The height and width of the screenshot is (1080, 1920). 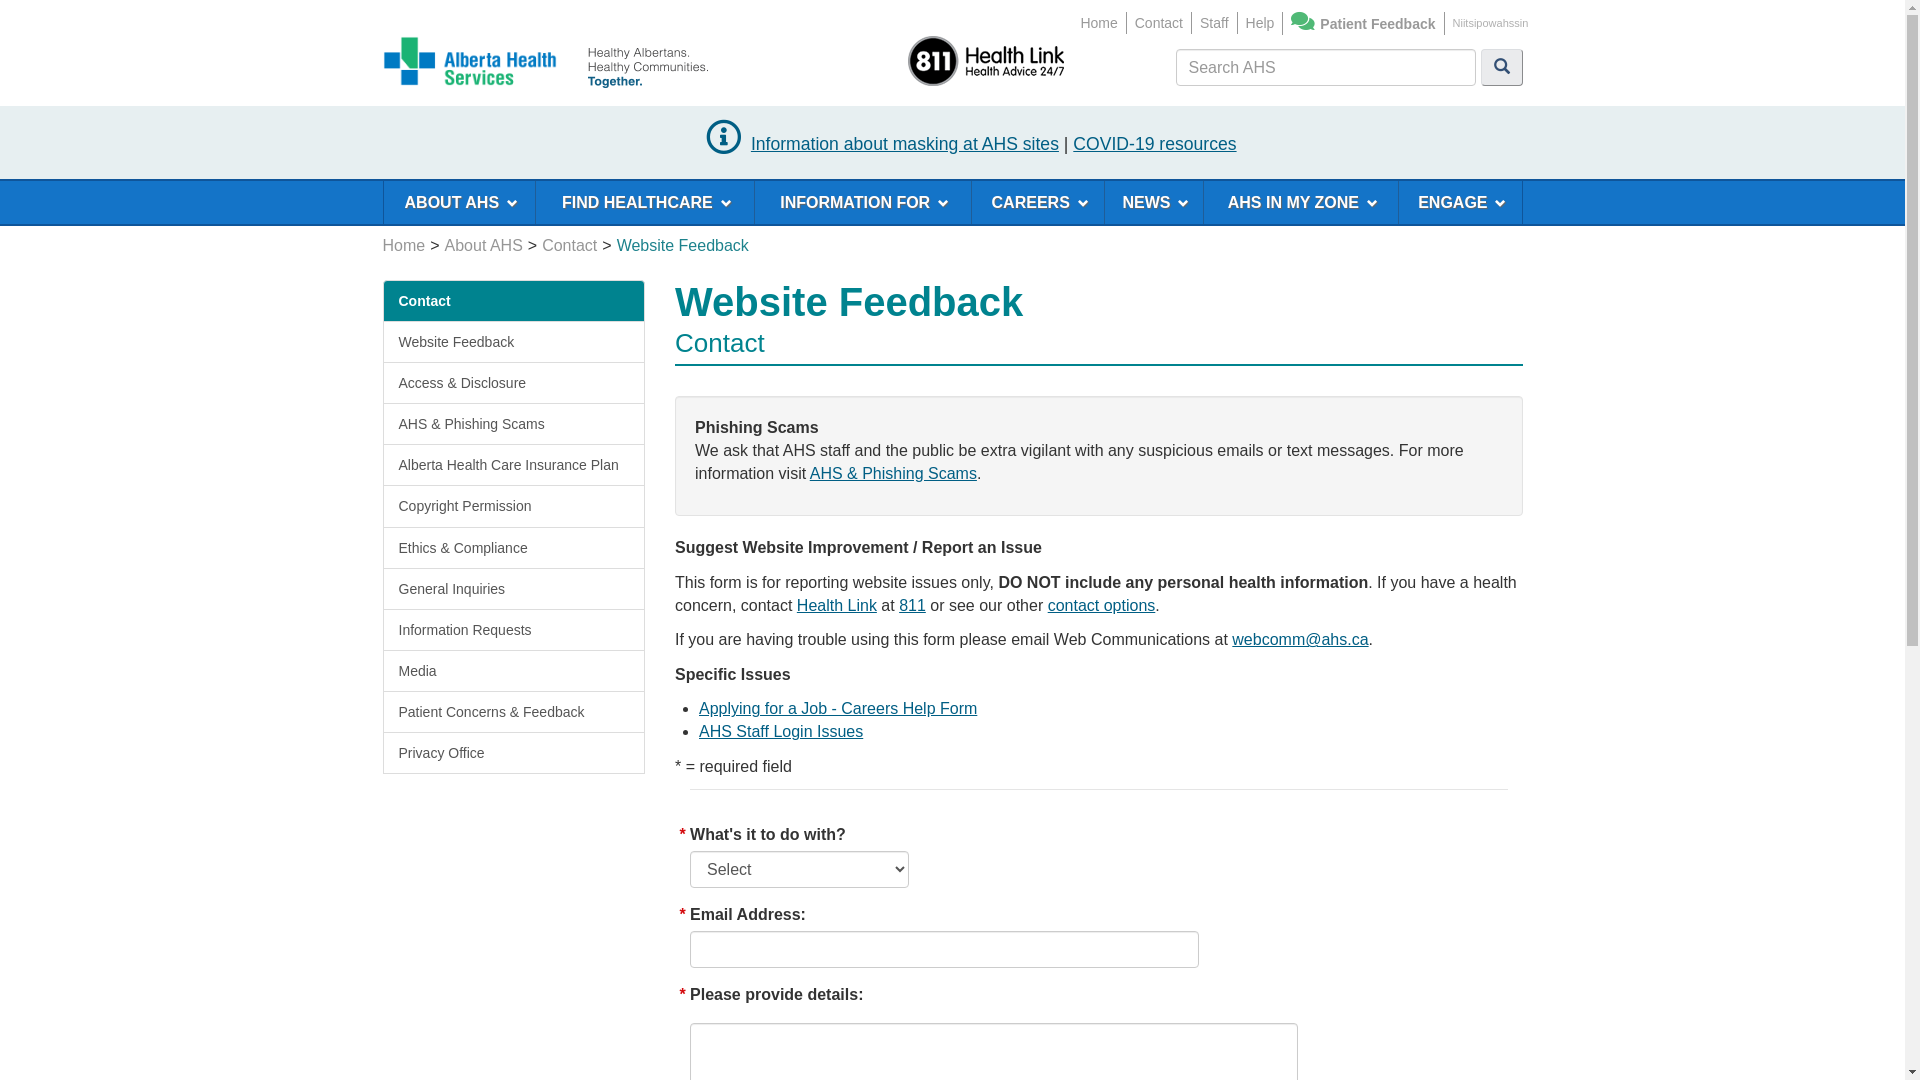 What do you see at coordinates (1300, 639) in the screenshot?
I see `'webcomm@ahs.ca'` at bounding box center [1300, 639].